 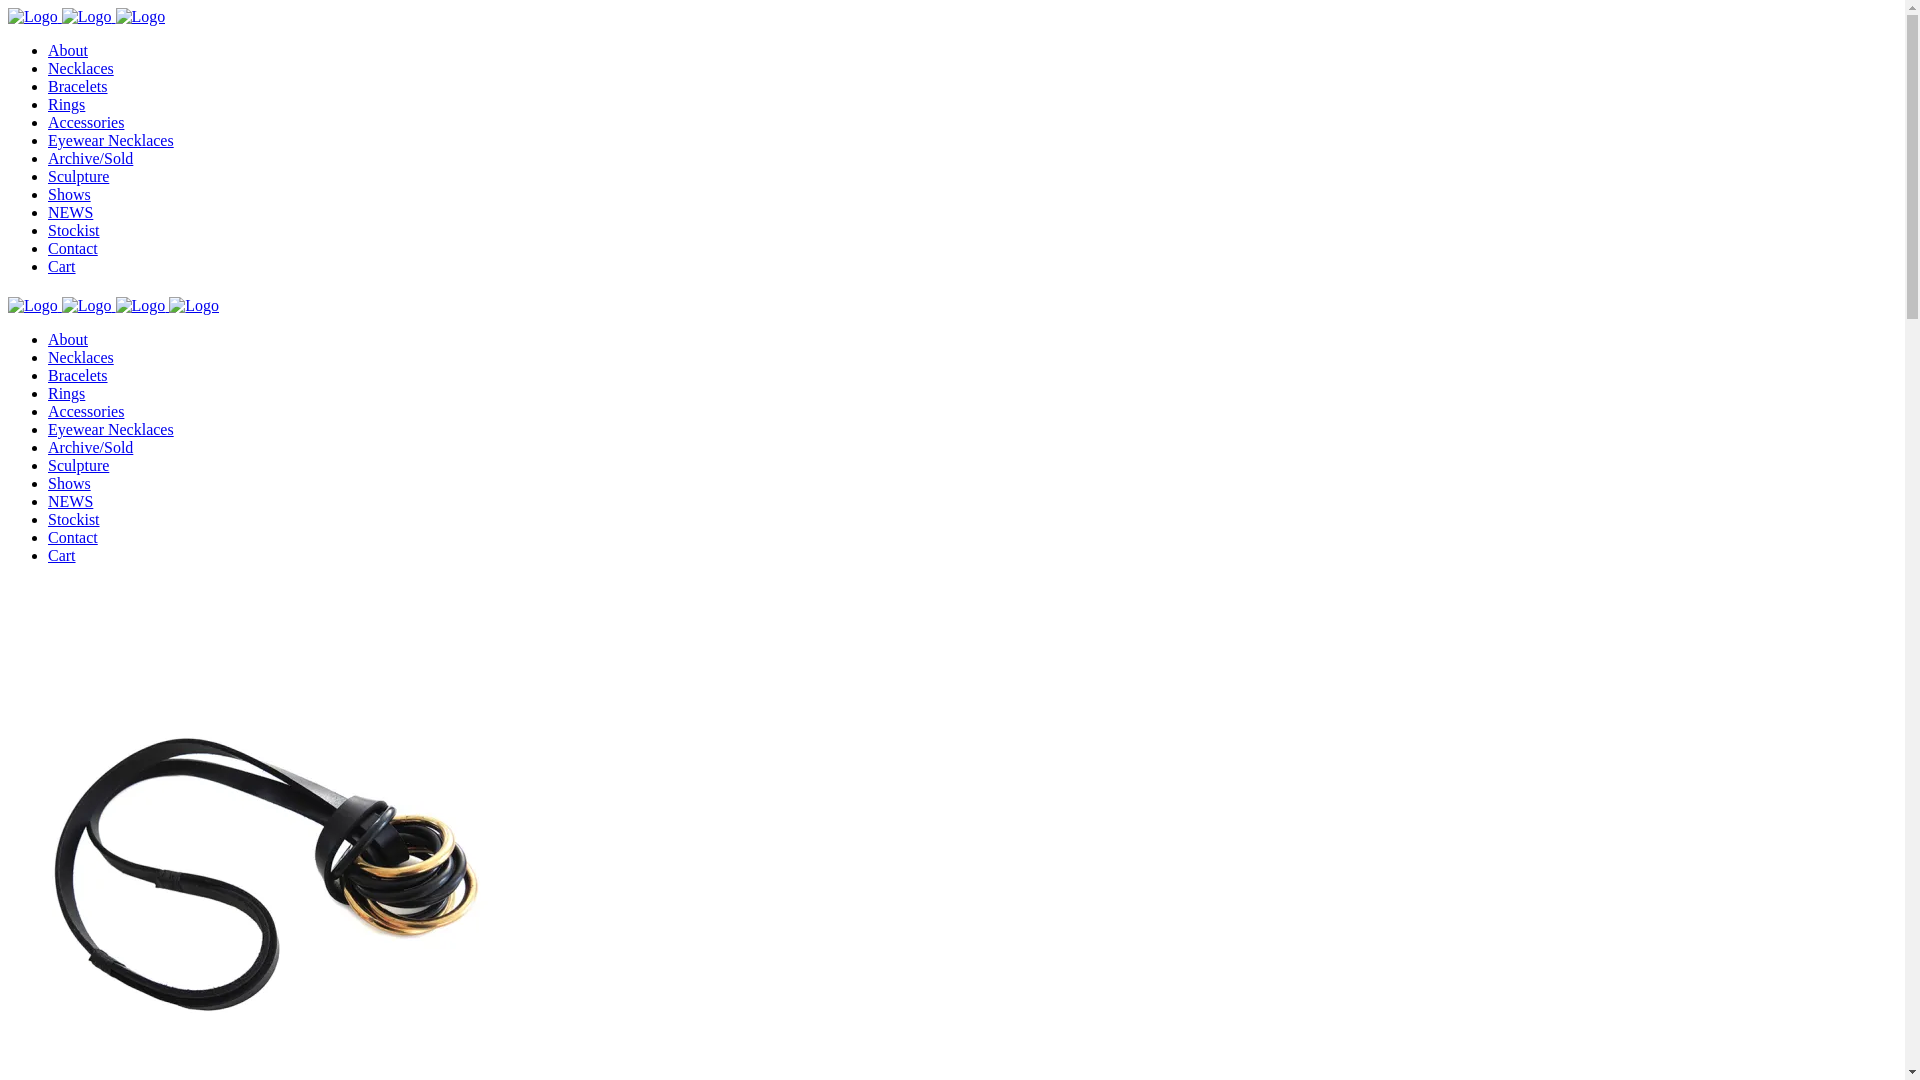 What do you see at coordinates (48, 410) in the screenshot?
I see `'Accessories'` at bounding box center [48, 410].